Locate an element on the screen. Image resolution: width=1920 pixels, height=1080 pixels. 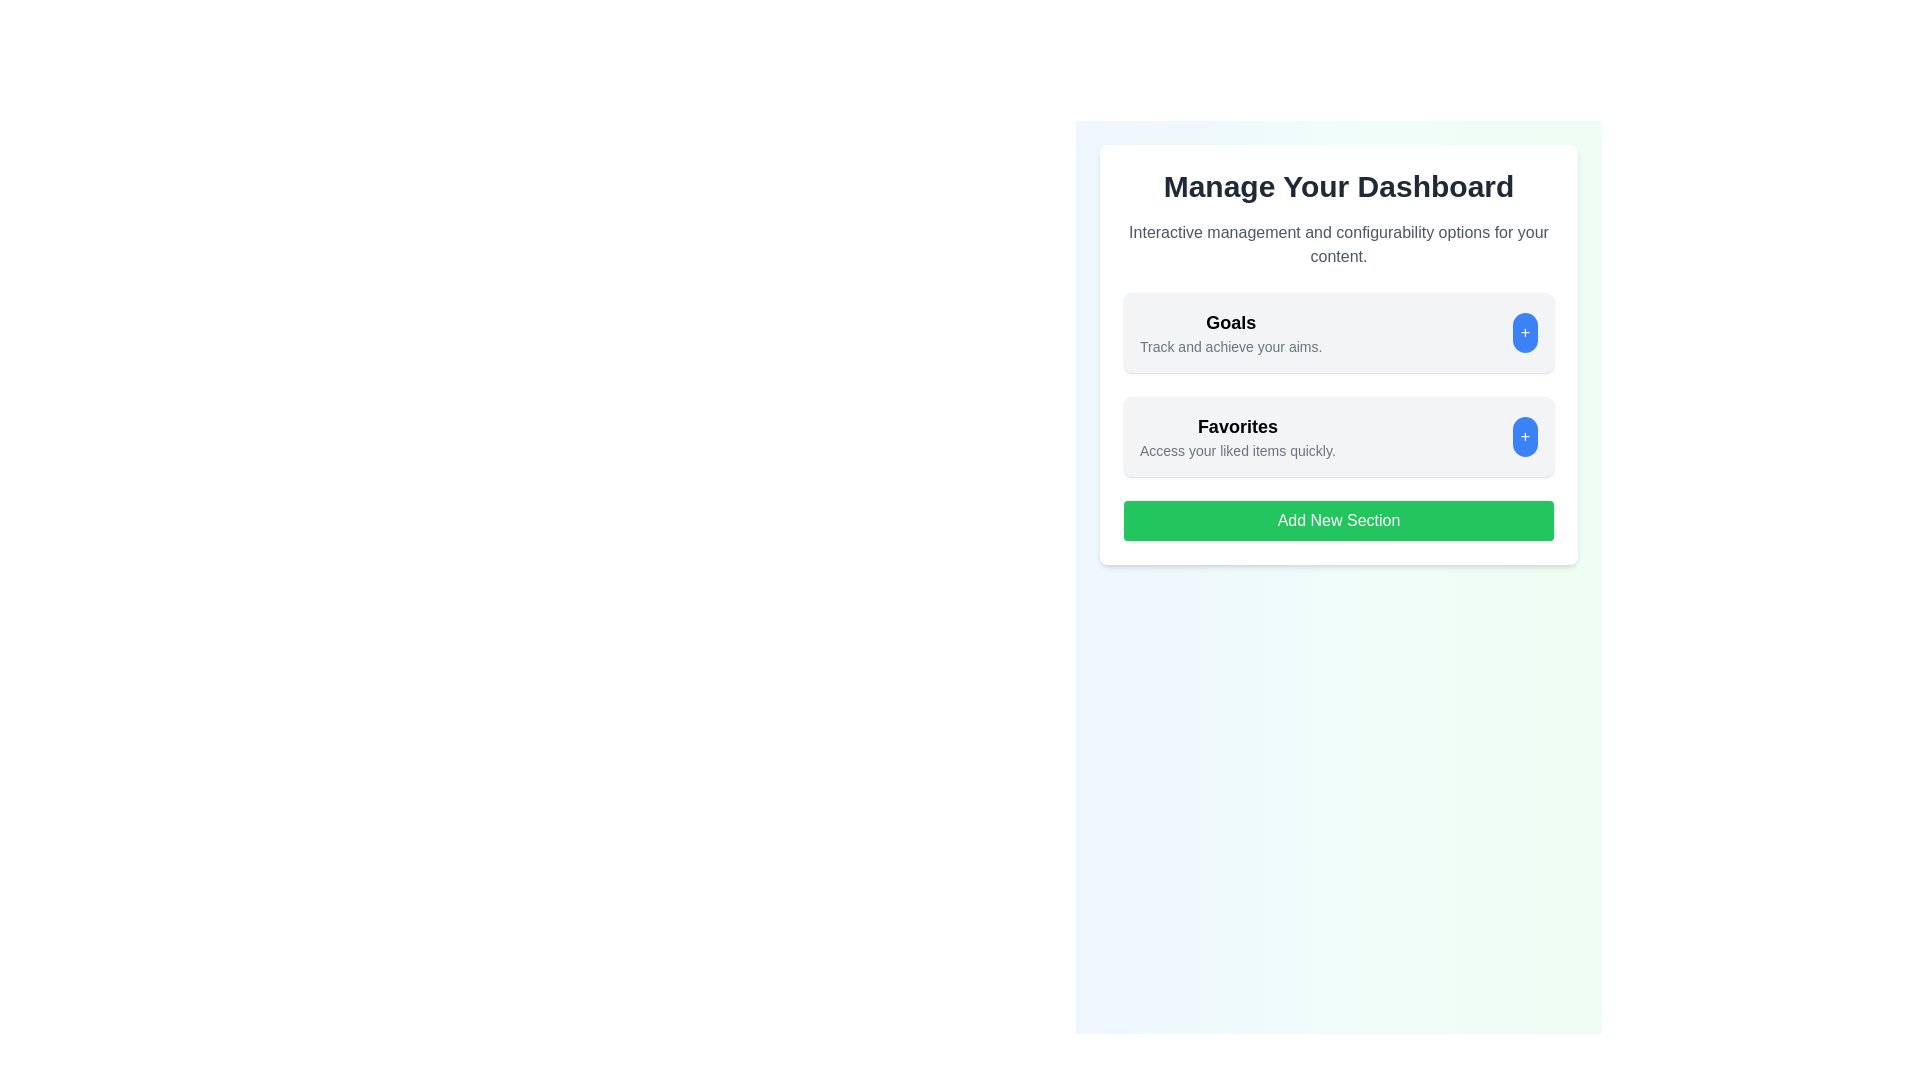
the circular blue button with a white plus sign is located at coordinates (1524, 435).